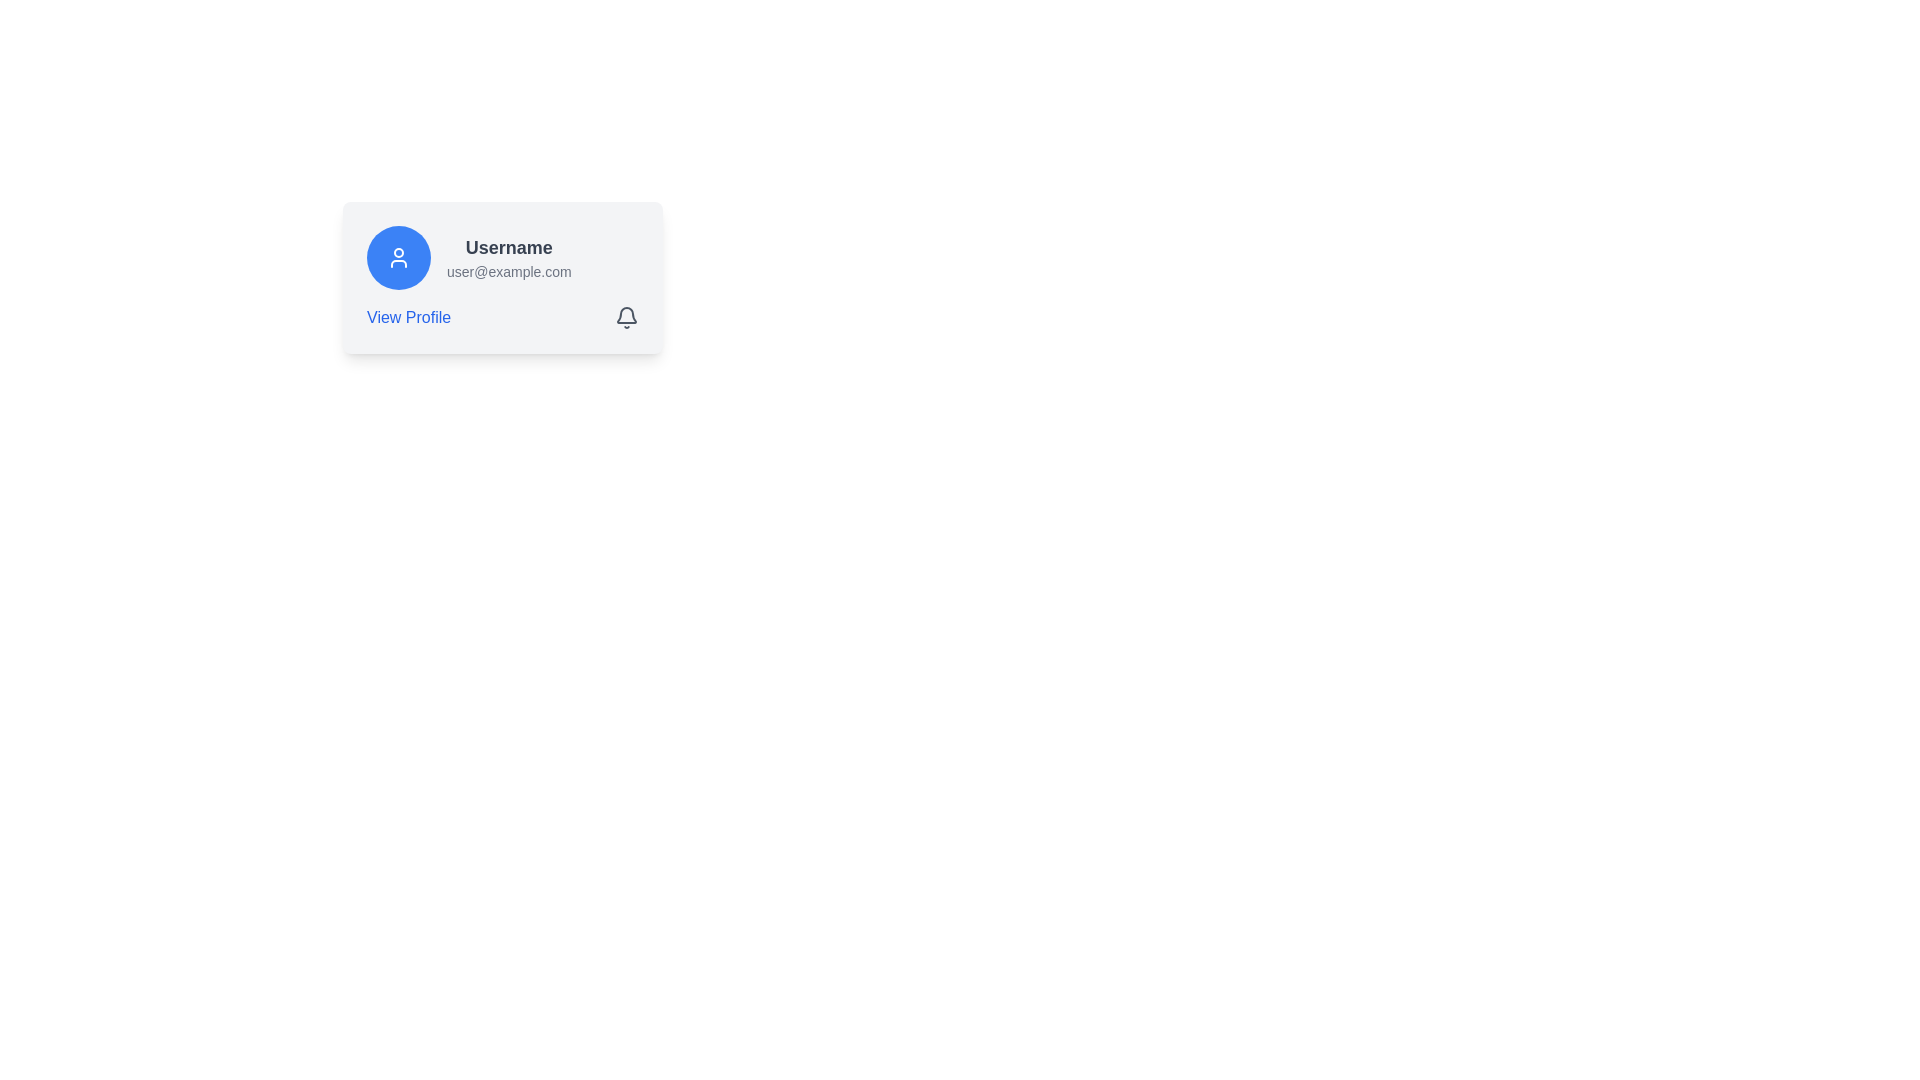 Image resolution: width=1920 pixels, height=1080 pixels. Describe the element at coordinates (503, 257) in the screenshot. I see `the 'Username' text in the profile summary component` at that location.